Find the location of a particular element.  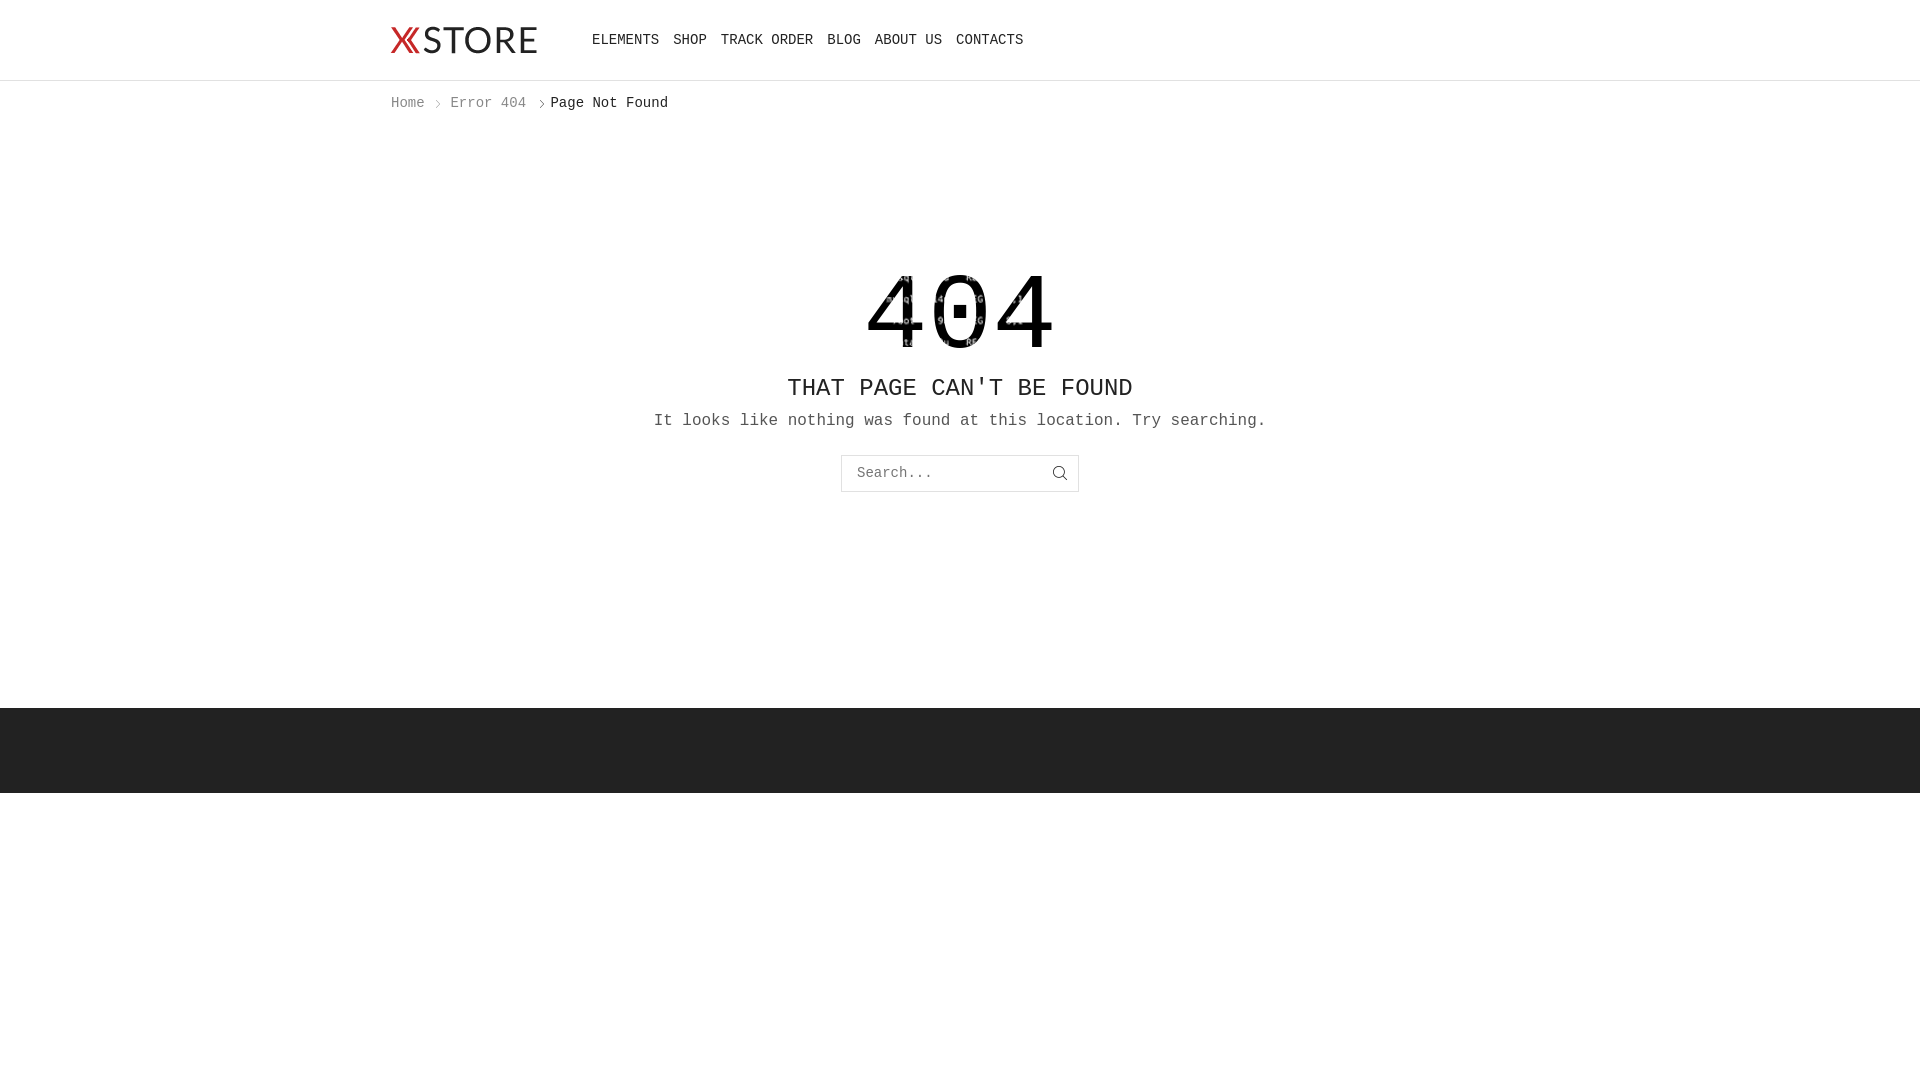

'TRACK ORDER' is located at coordinates (766, 39).